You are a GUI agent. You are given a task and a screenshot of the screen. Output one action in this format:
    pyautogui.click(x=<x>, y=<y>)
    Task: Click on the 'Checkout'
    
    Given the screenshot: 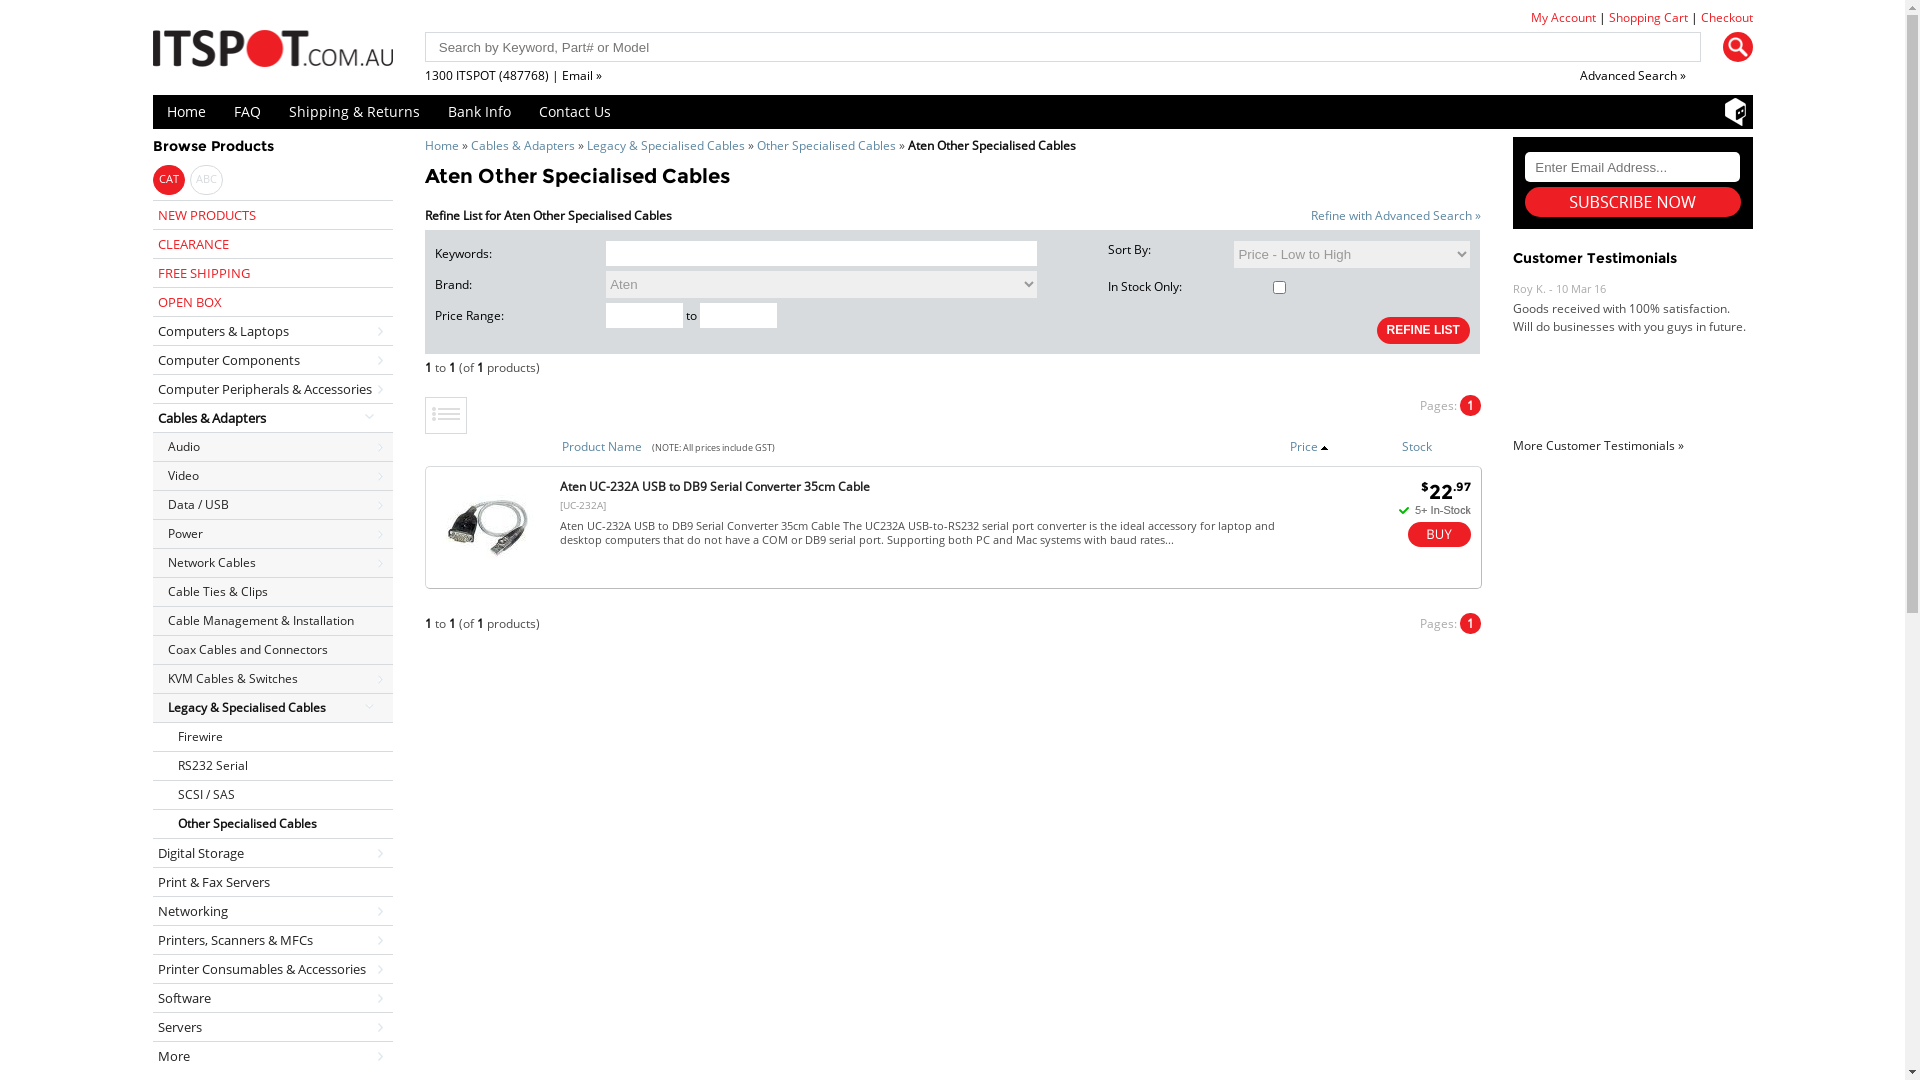 What is the action you would take?
    pyautogui.click(x=1725, y=18)
    